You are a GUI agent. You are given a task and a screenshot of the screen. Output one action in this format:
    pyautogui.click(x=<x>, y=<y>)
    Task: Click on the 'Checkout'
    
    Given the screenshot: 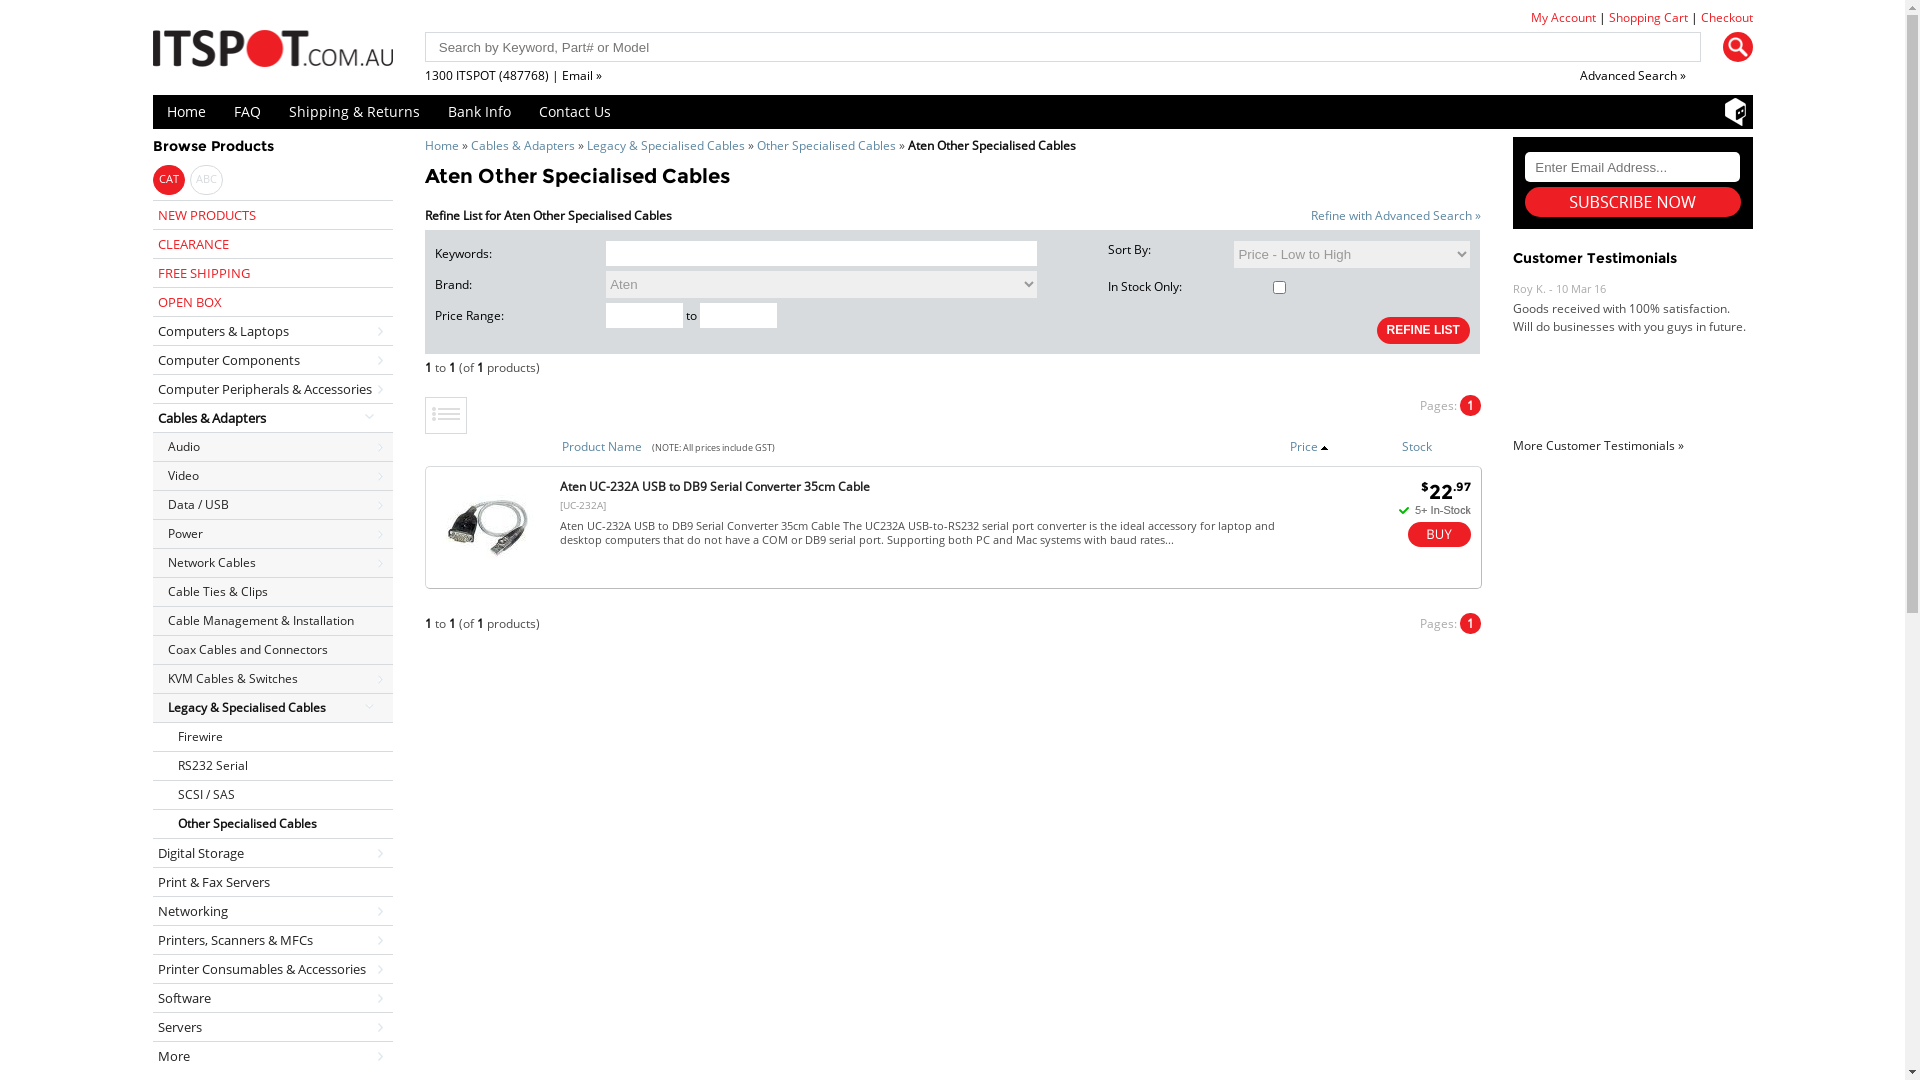 What is the action you would take?
    pyautogui.click(x=1725, y=18)
    